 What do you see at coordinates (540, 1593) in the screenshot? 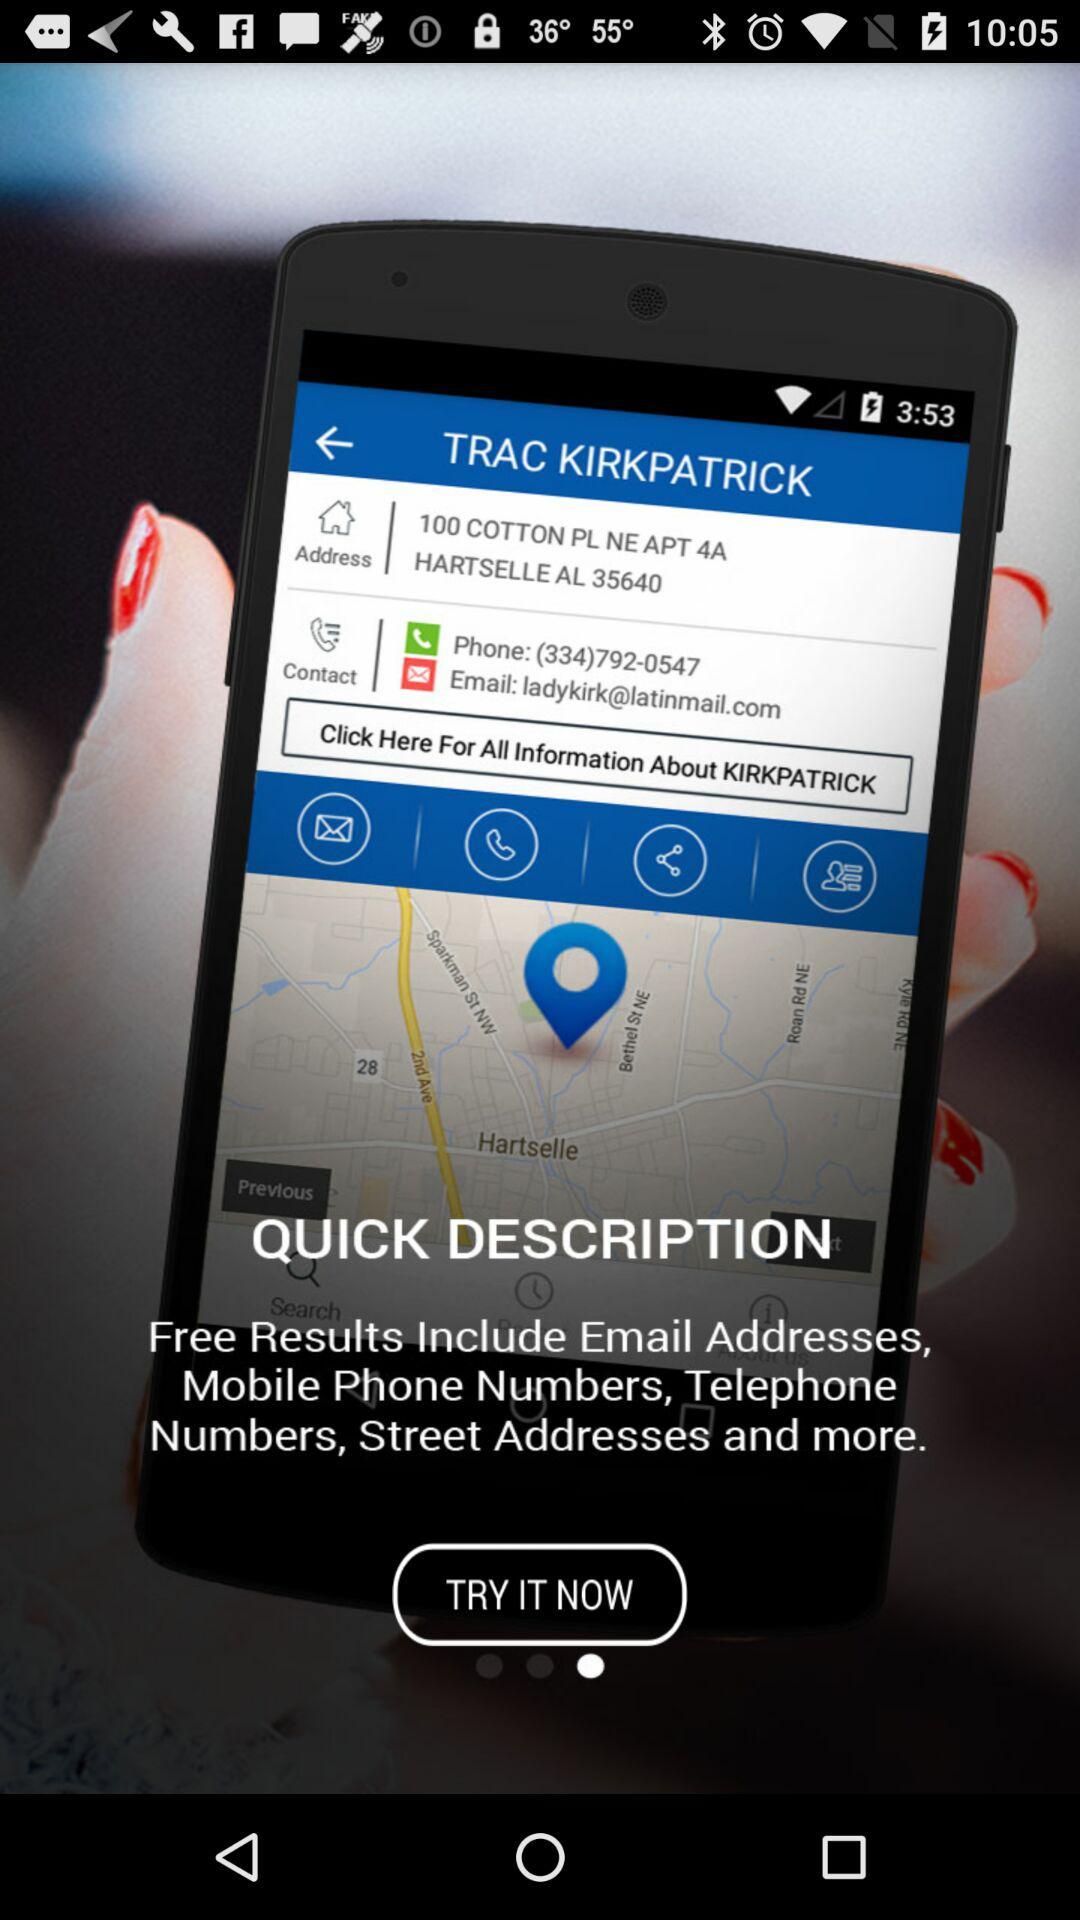
I see `app page` at bounding box center [540, 1593].